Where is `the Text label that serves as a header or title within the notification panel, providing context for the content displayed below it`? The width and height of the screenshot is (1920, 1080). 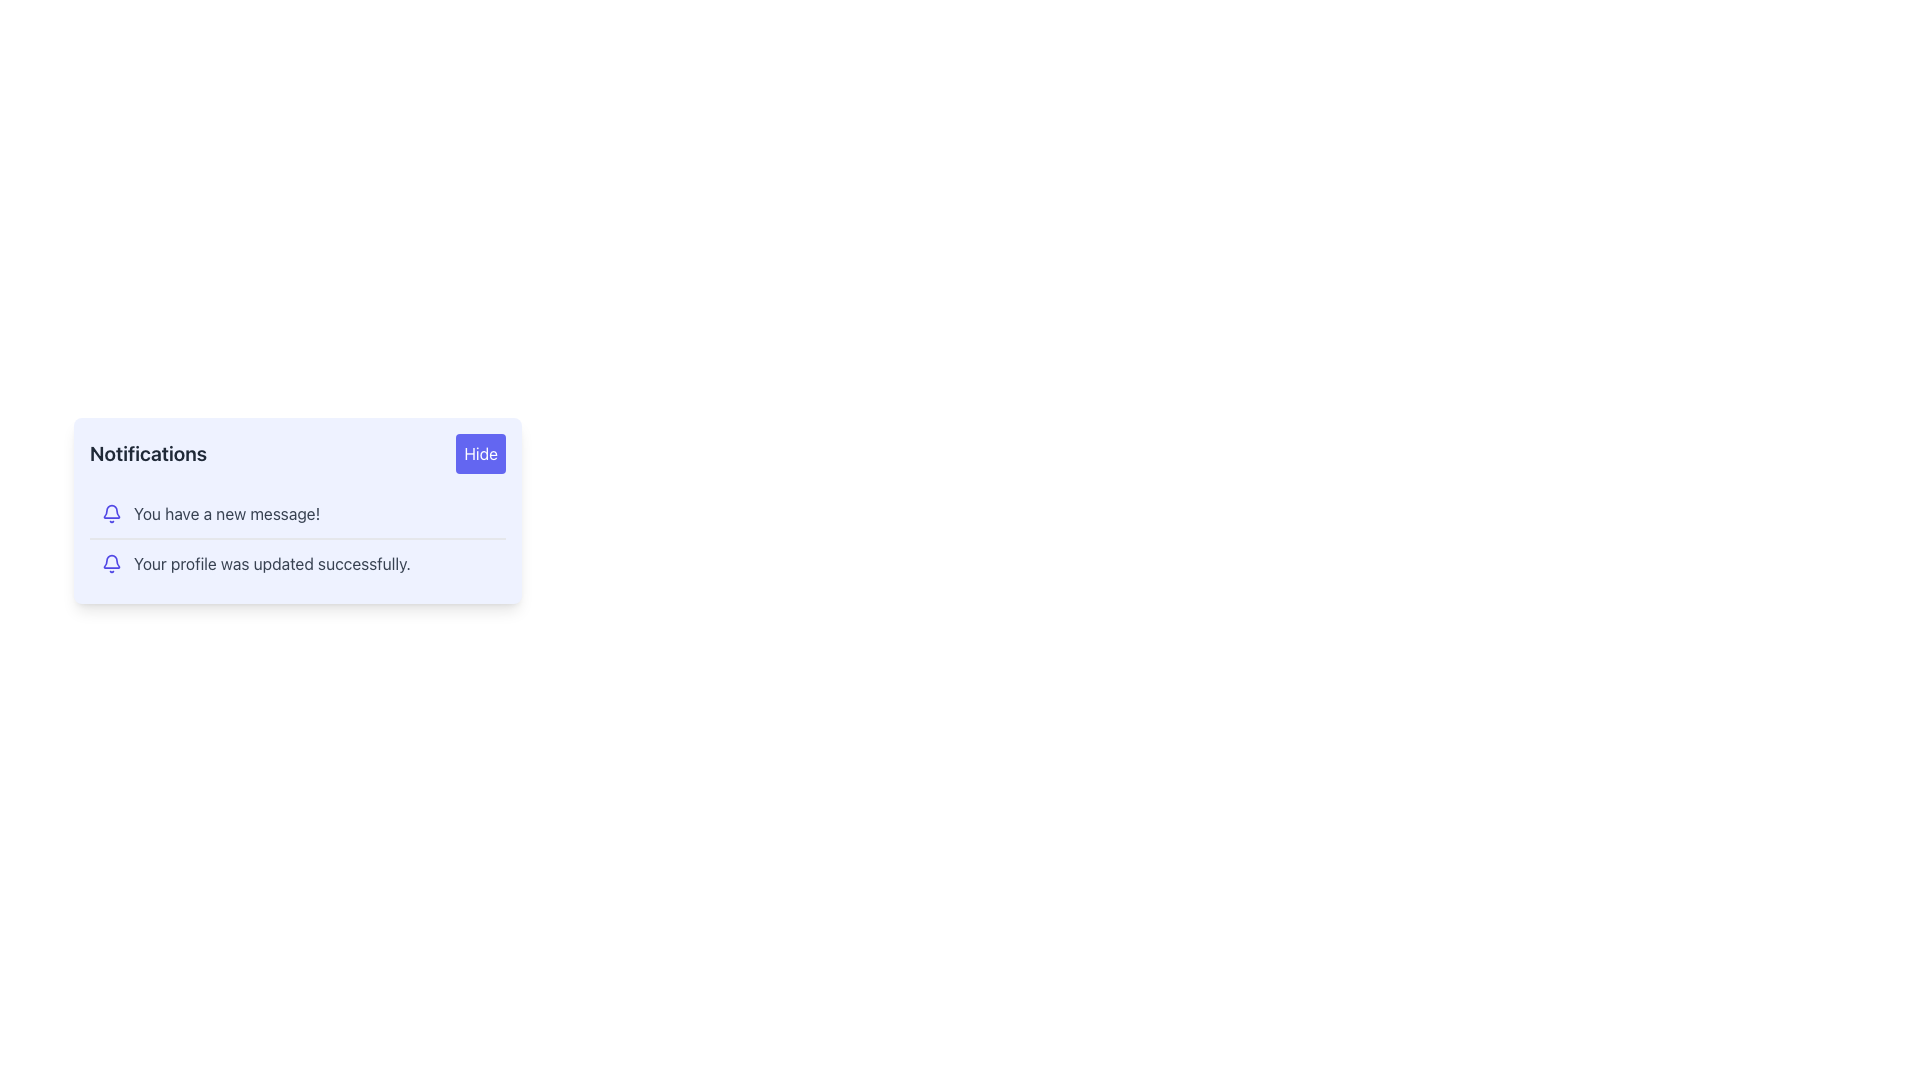 the Text label that serves as a header or title within the notification panel, providing context for the content displayed below it is located at coordinates (147, 454).